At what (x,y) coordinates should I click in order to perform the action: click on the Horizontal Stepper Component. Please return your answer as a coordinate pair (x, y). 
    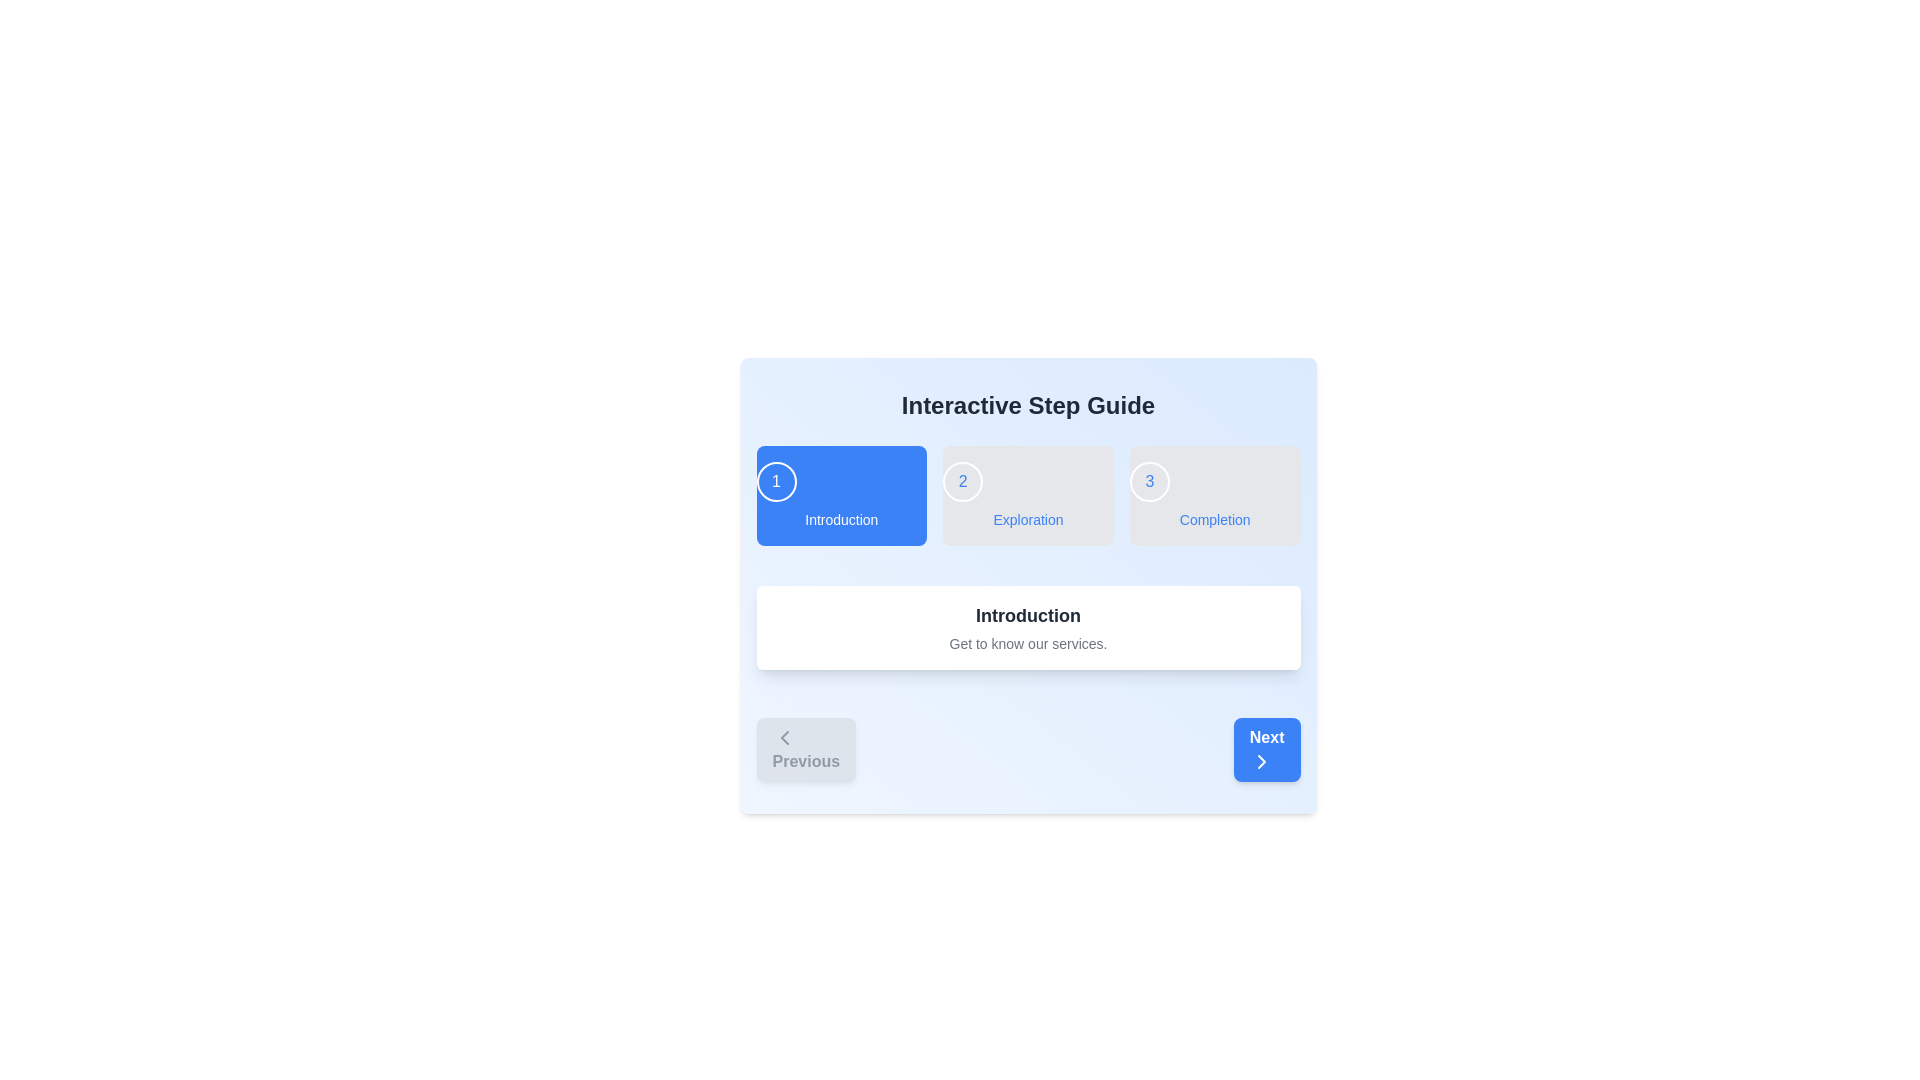
    Looking at the image, I should click on (1028, 495).